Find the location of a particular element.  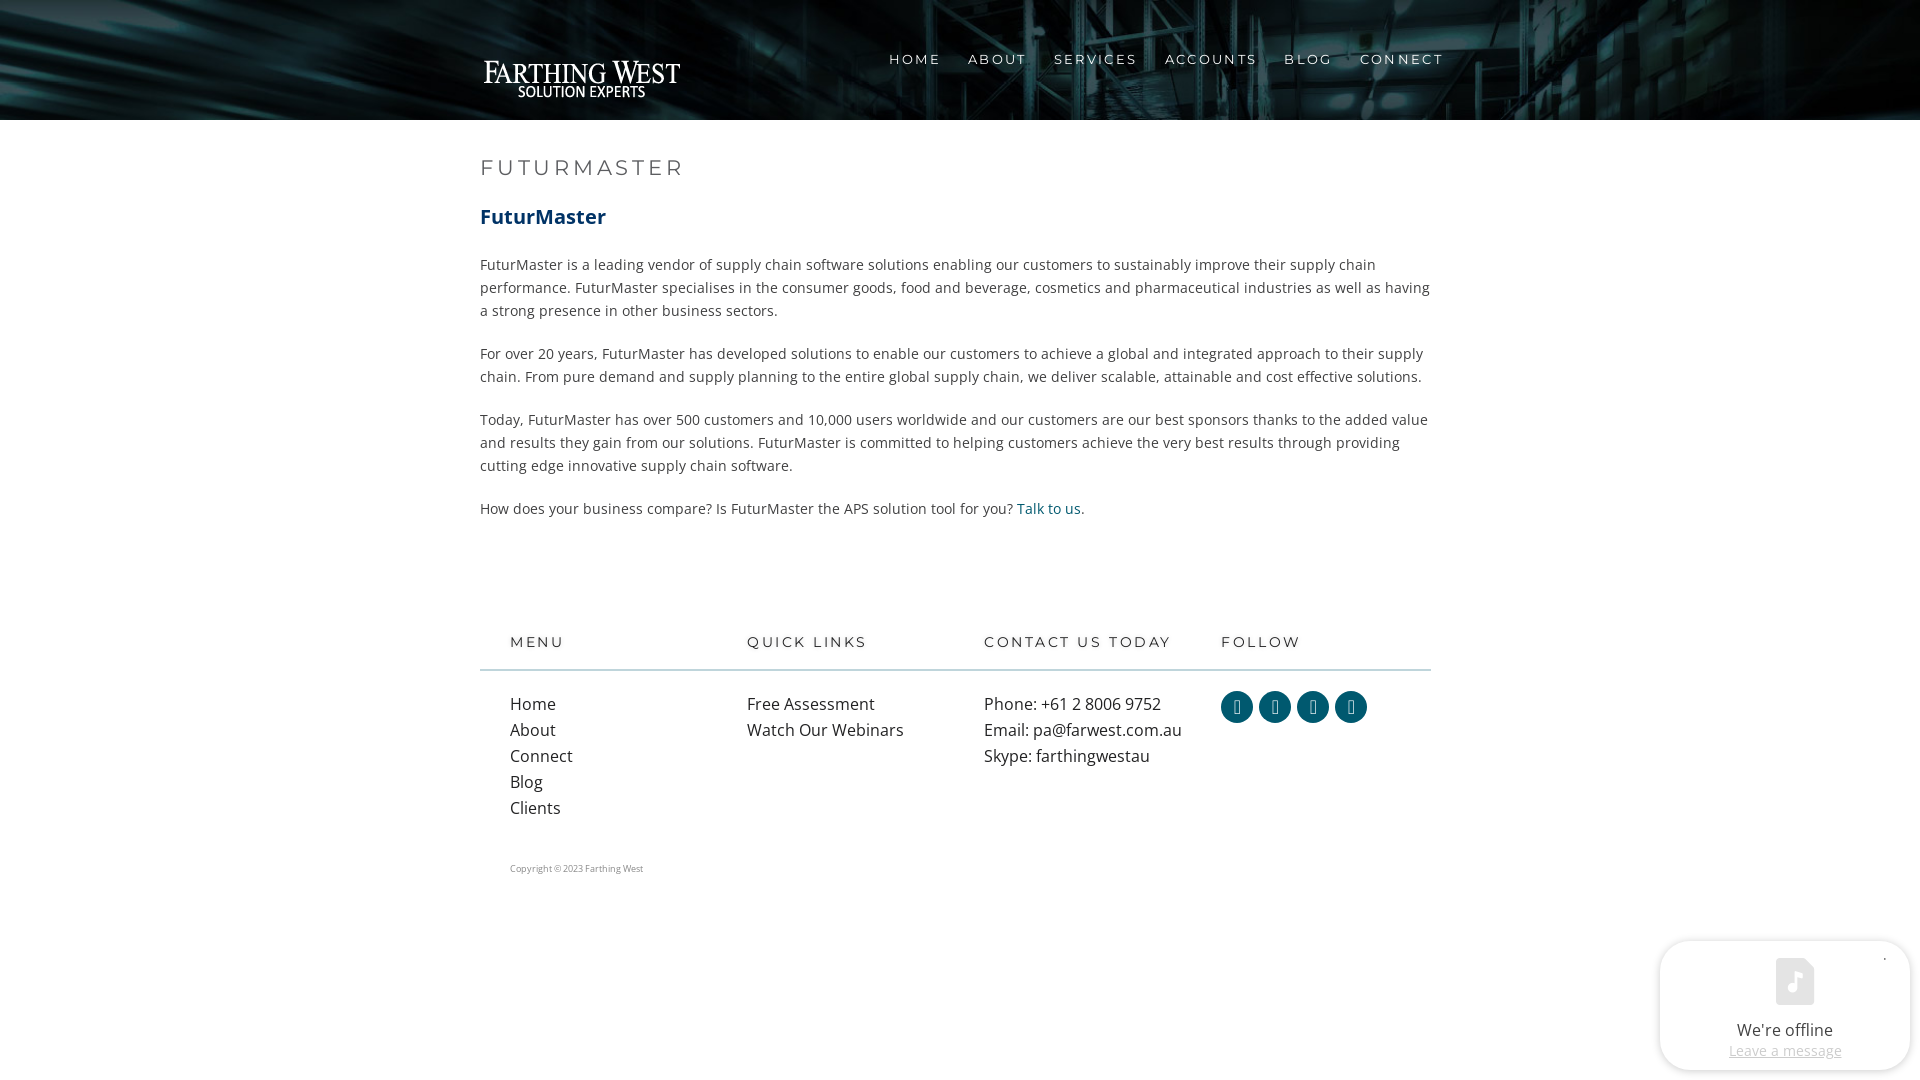

'LinkedIn' is located at coordinates (1313, 705).